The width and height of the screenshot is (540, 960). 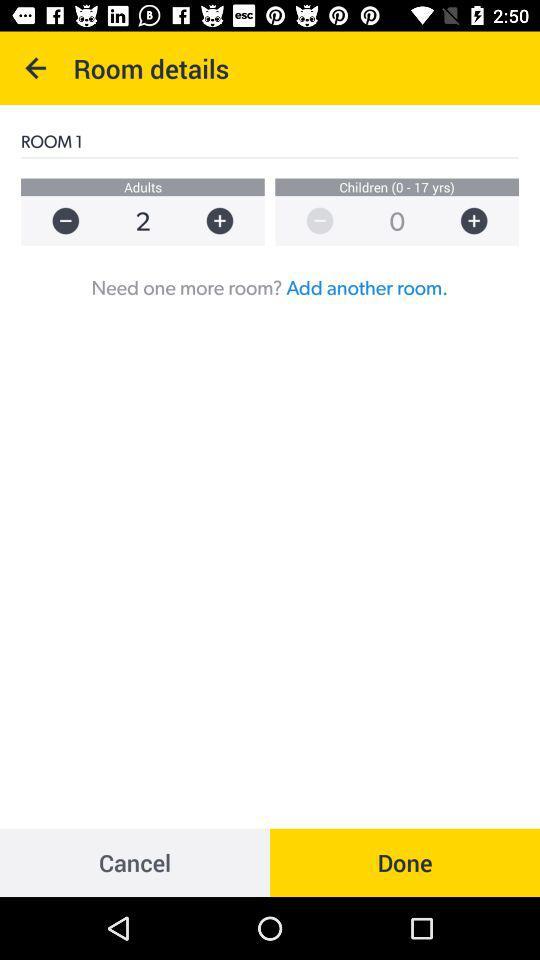 What do you see at coordinates (55, 221) in the screenshot?
I see `minus` at bounding box center [55, 221].